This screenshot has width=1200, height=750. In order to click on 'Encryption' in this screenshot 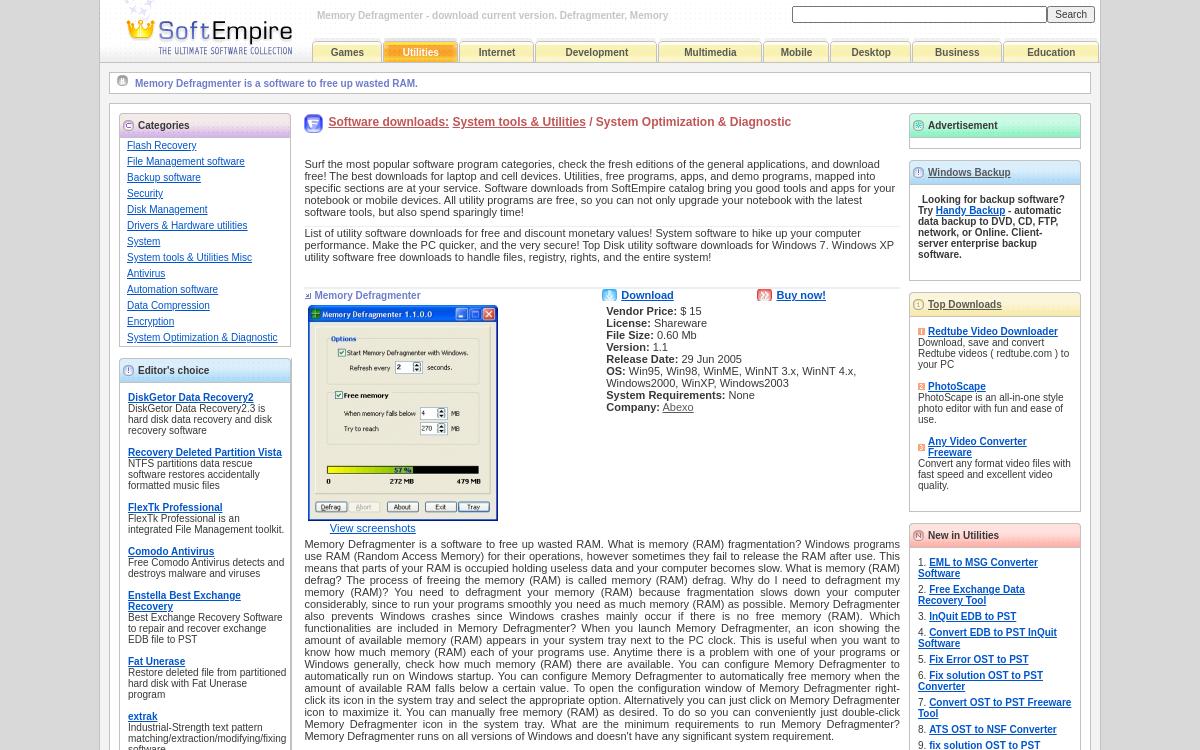, I will do `click(150, 320)`.